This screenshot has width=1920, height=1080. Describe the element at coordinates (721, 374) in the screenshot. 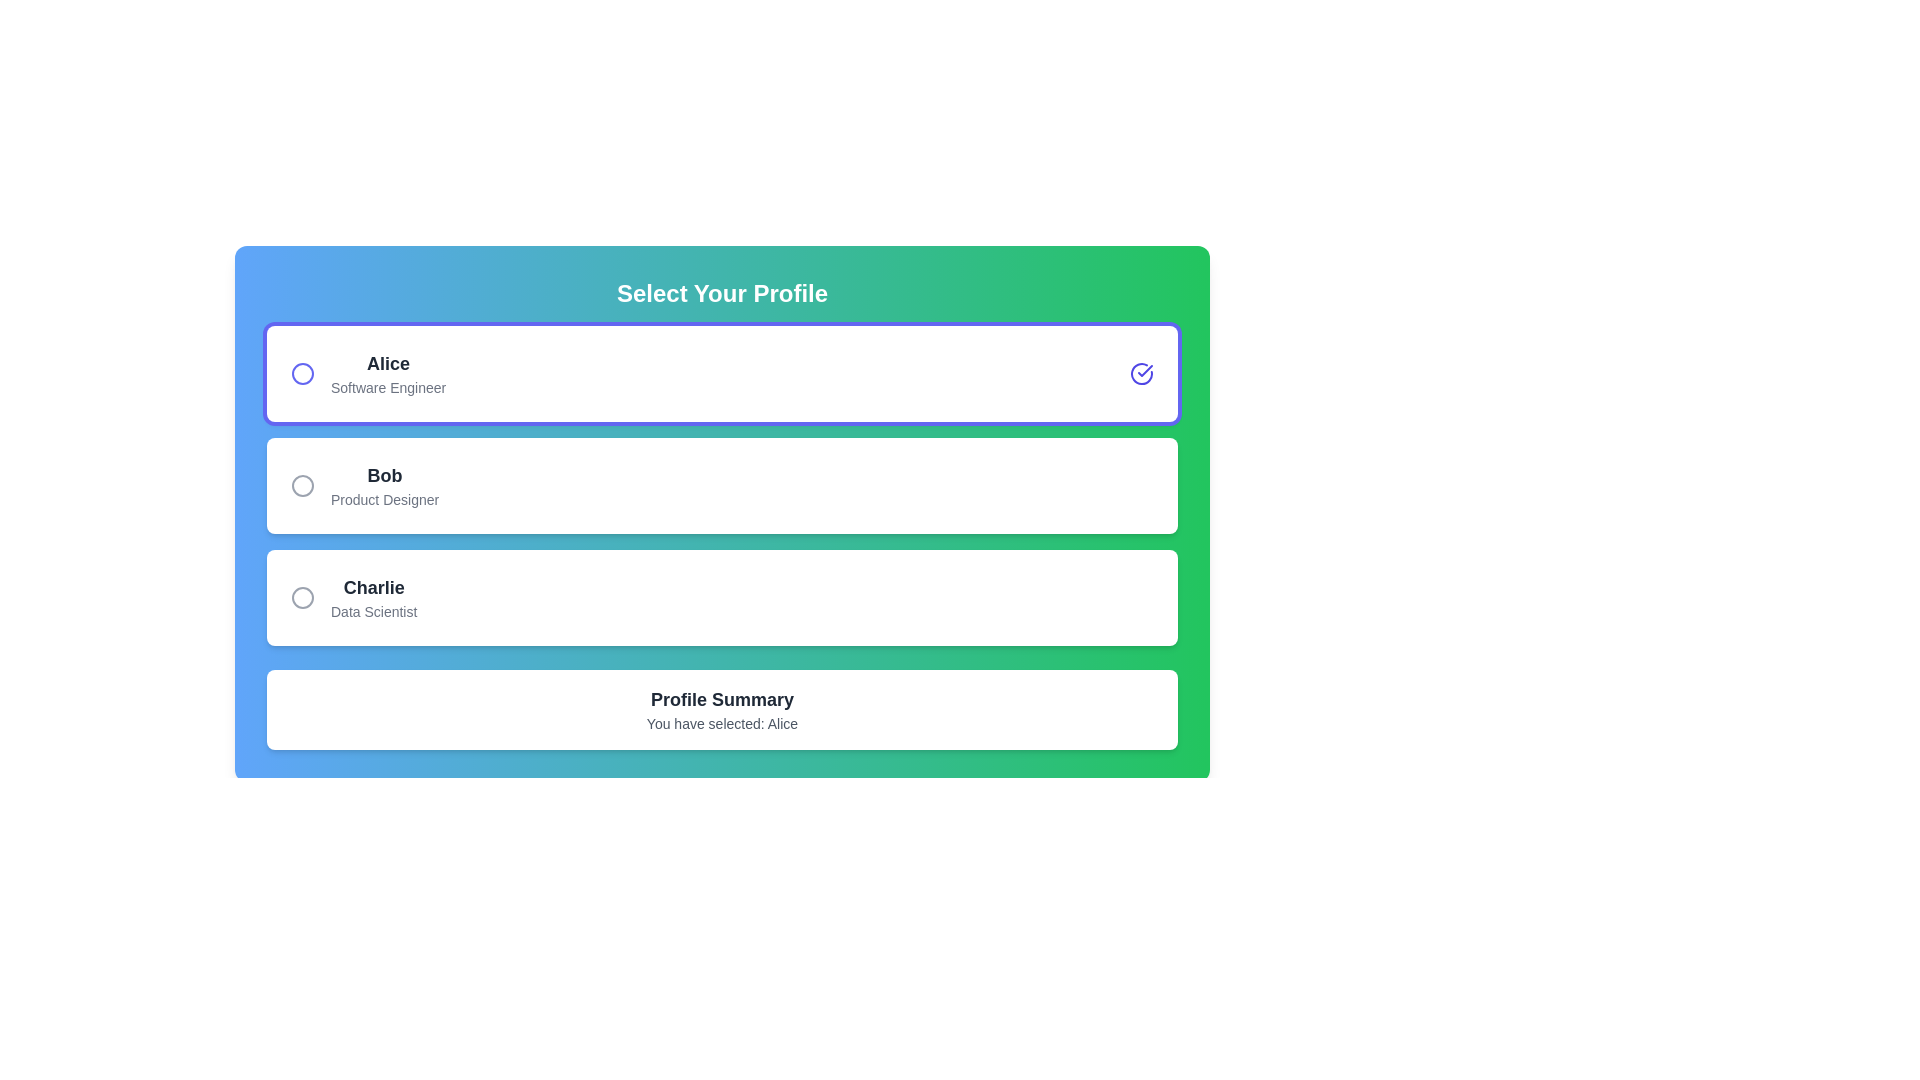

I see `the Profile Card displaying 'Alice' as the first profile in the column` at that location.